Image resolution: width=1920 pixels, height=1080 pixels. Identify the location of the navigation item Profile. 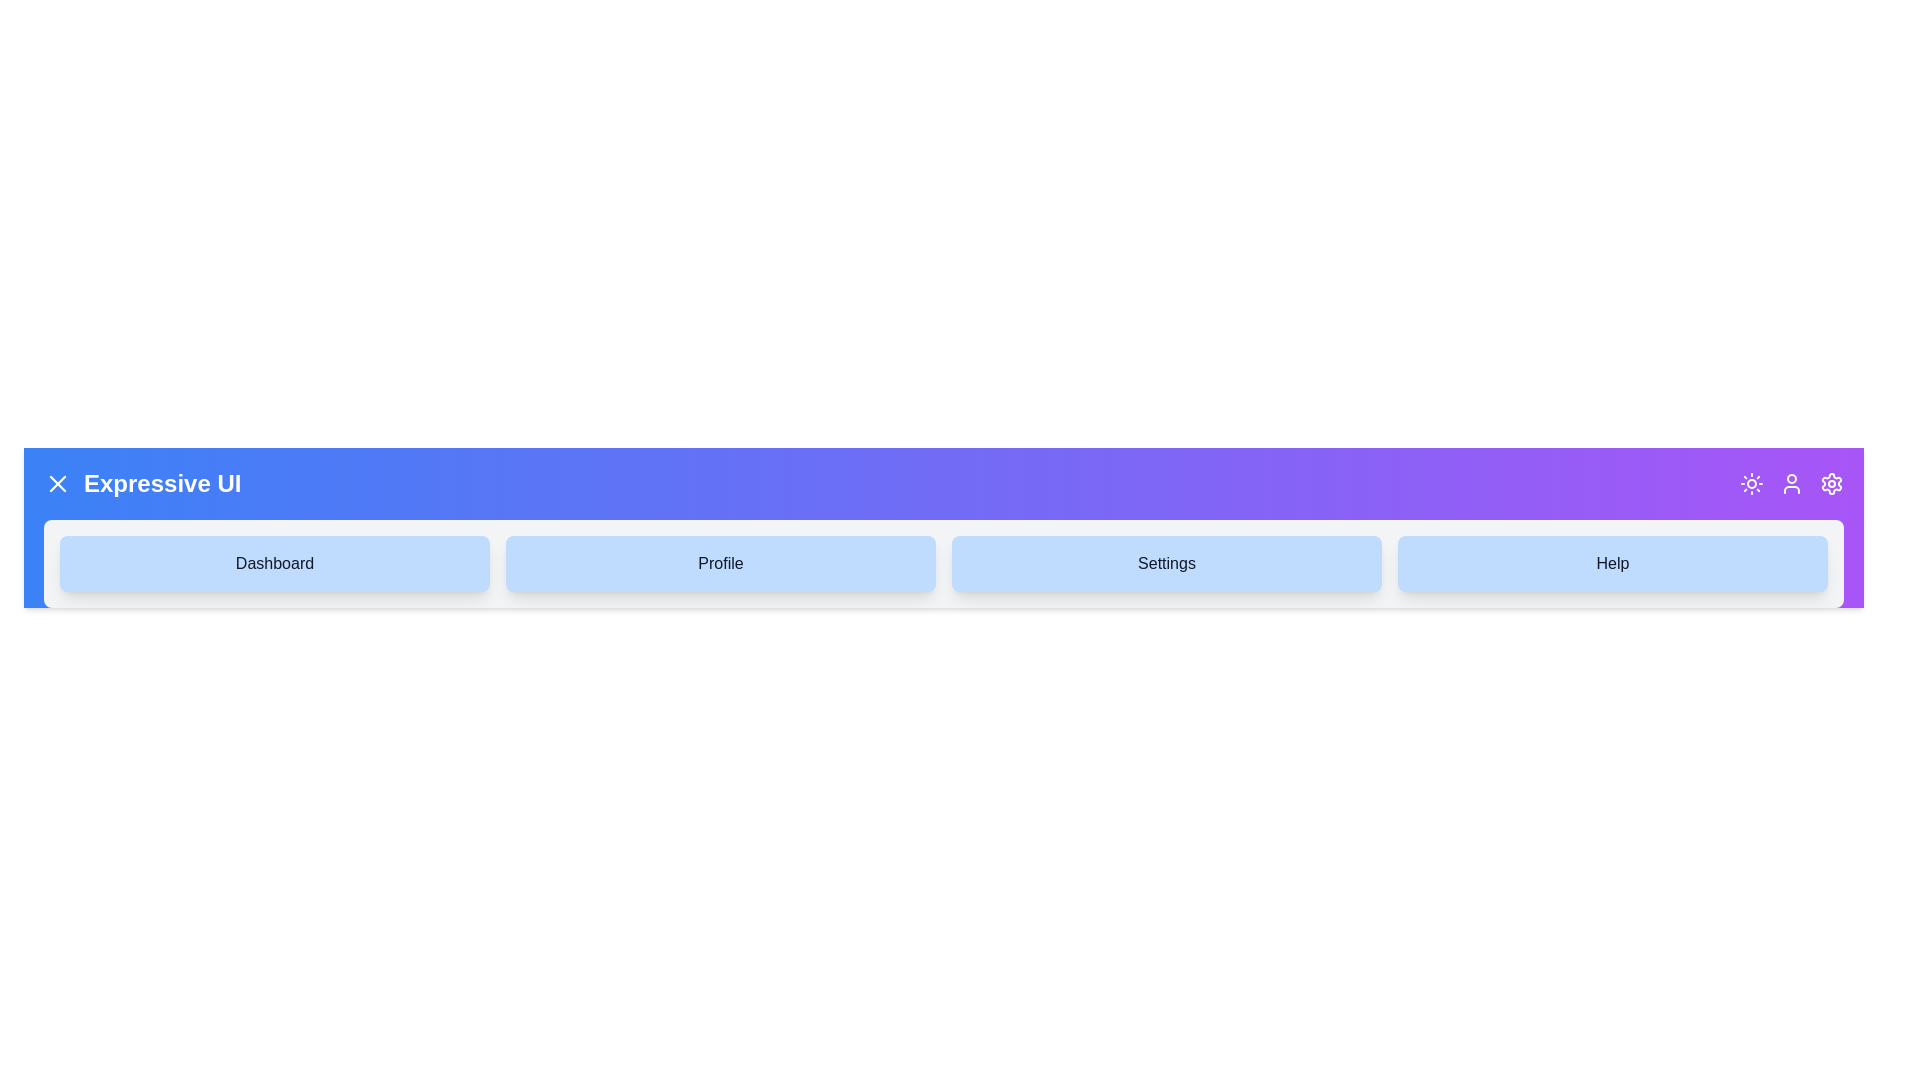
(720, 563).